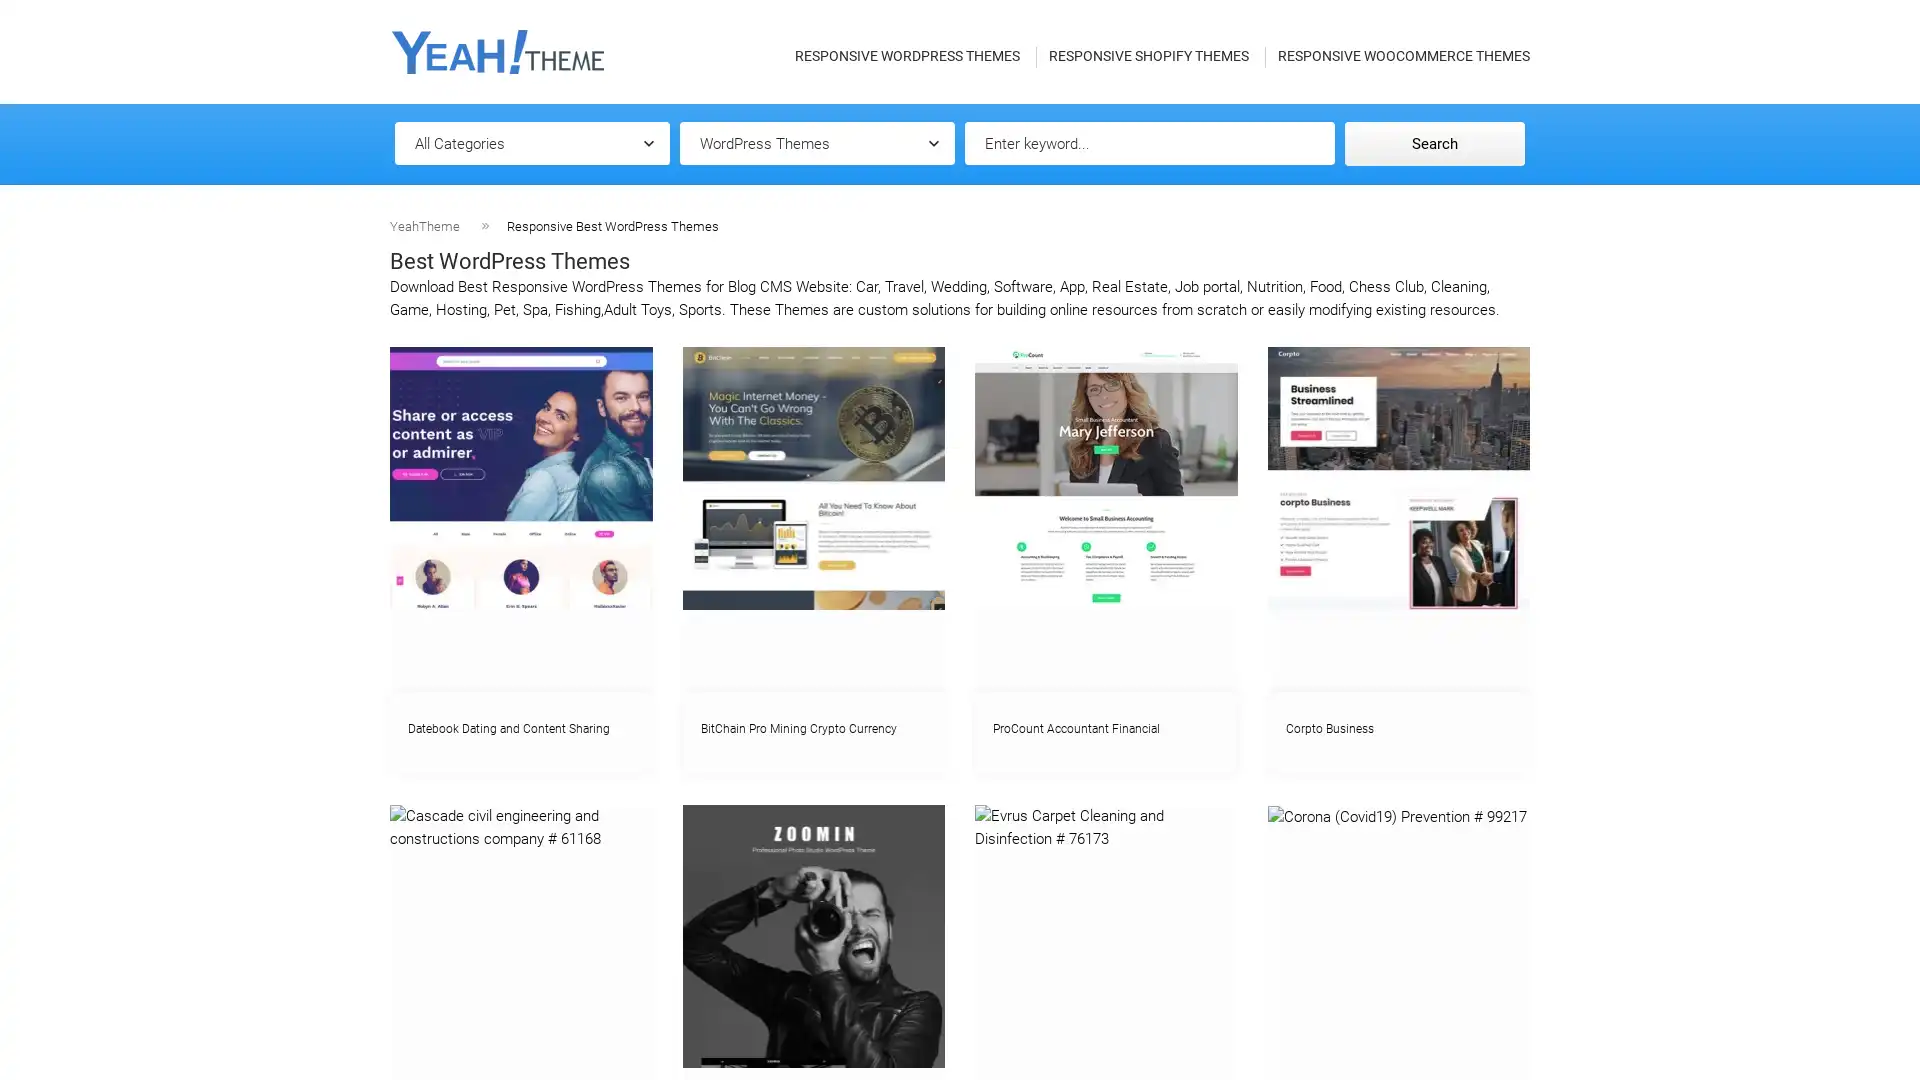 This screenshot has height=1080, width=1920. Describe the element at coordinates (1434, 142) in the screenshot. I see `Search` at that location.